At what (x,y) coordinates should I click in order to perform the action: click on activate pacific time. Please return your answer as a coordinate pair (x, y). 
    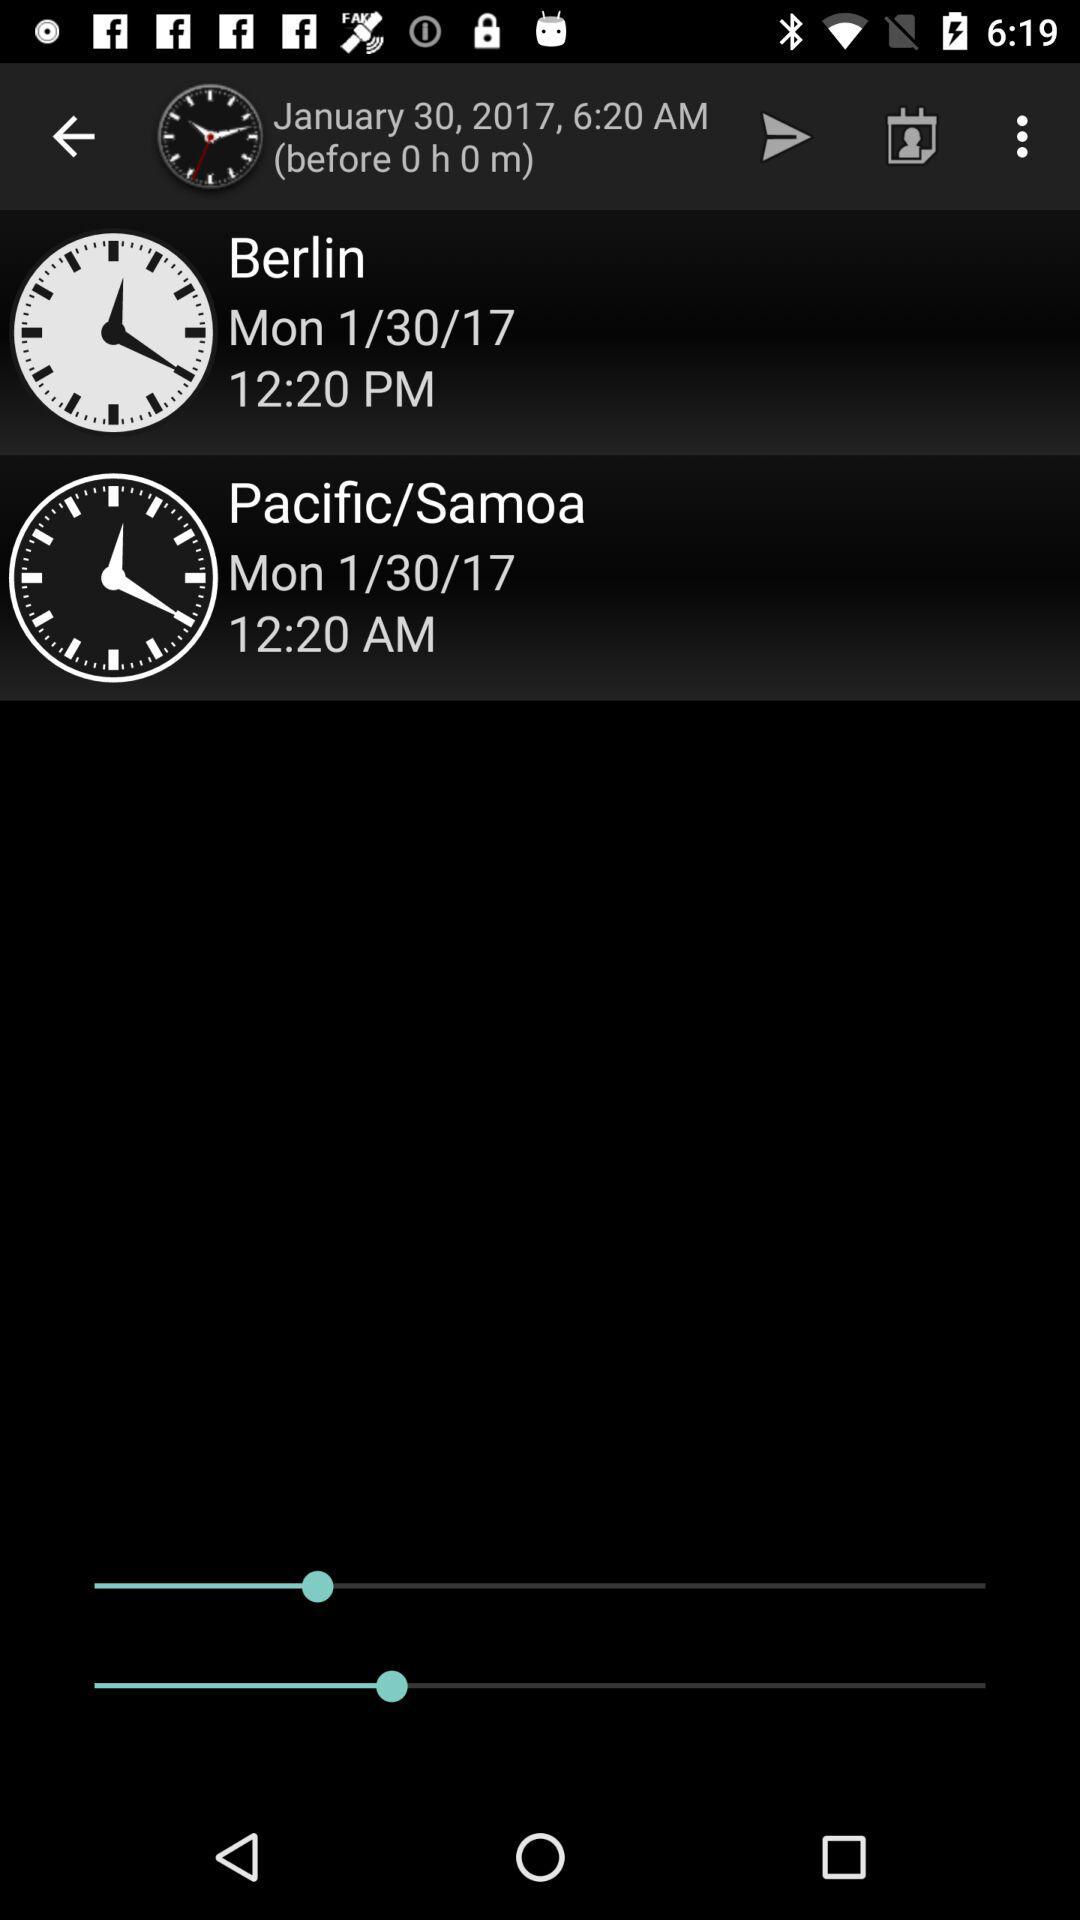
    Looking at the image, I should click on (540, 576).